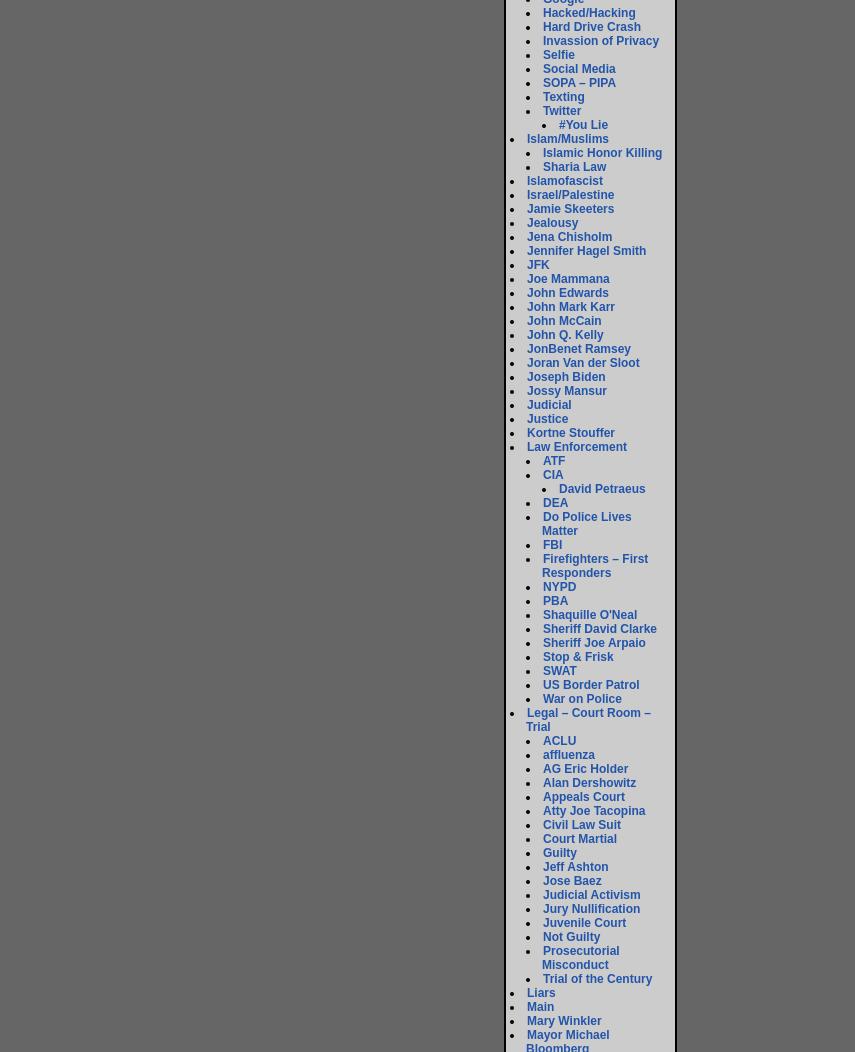 The height and width of the screenshot is (1052, 855). I want to click on 'Jennifer Hagel Smith', so click(527, 250).